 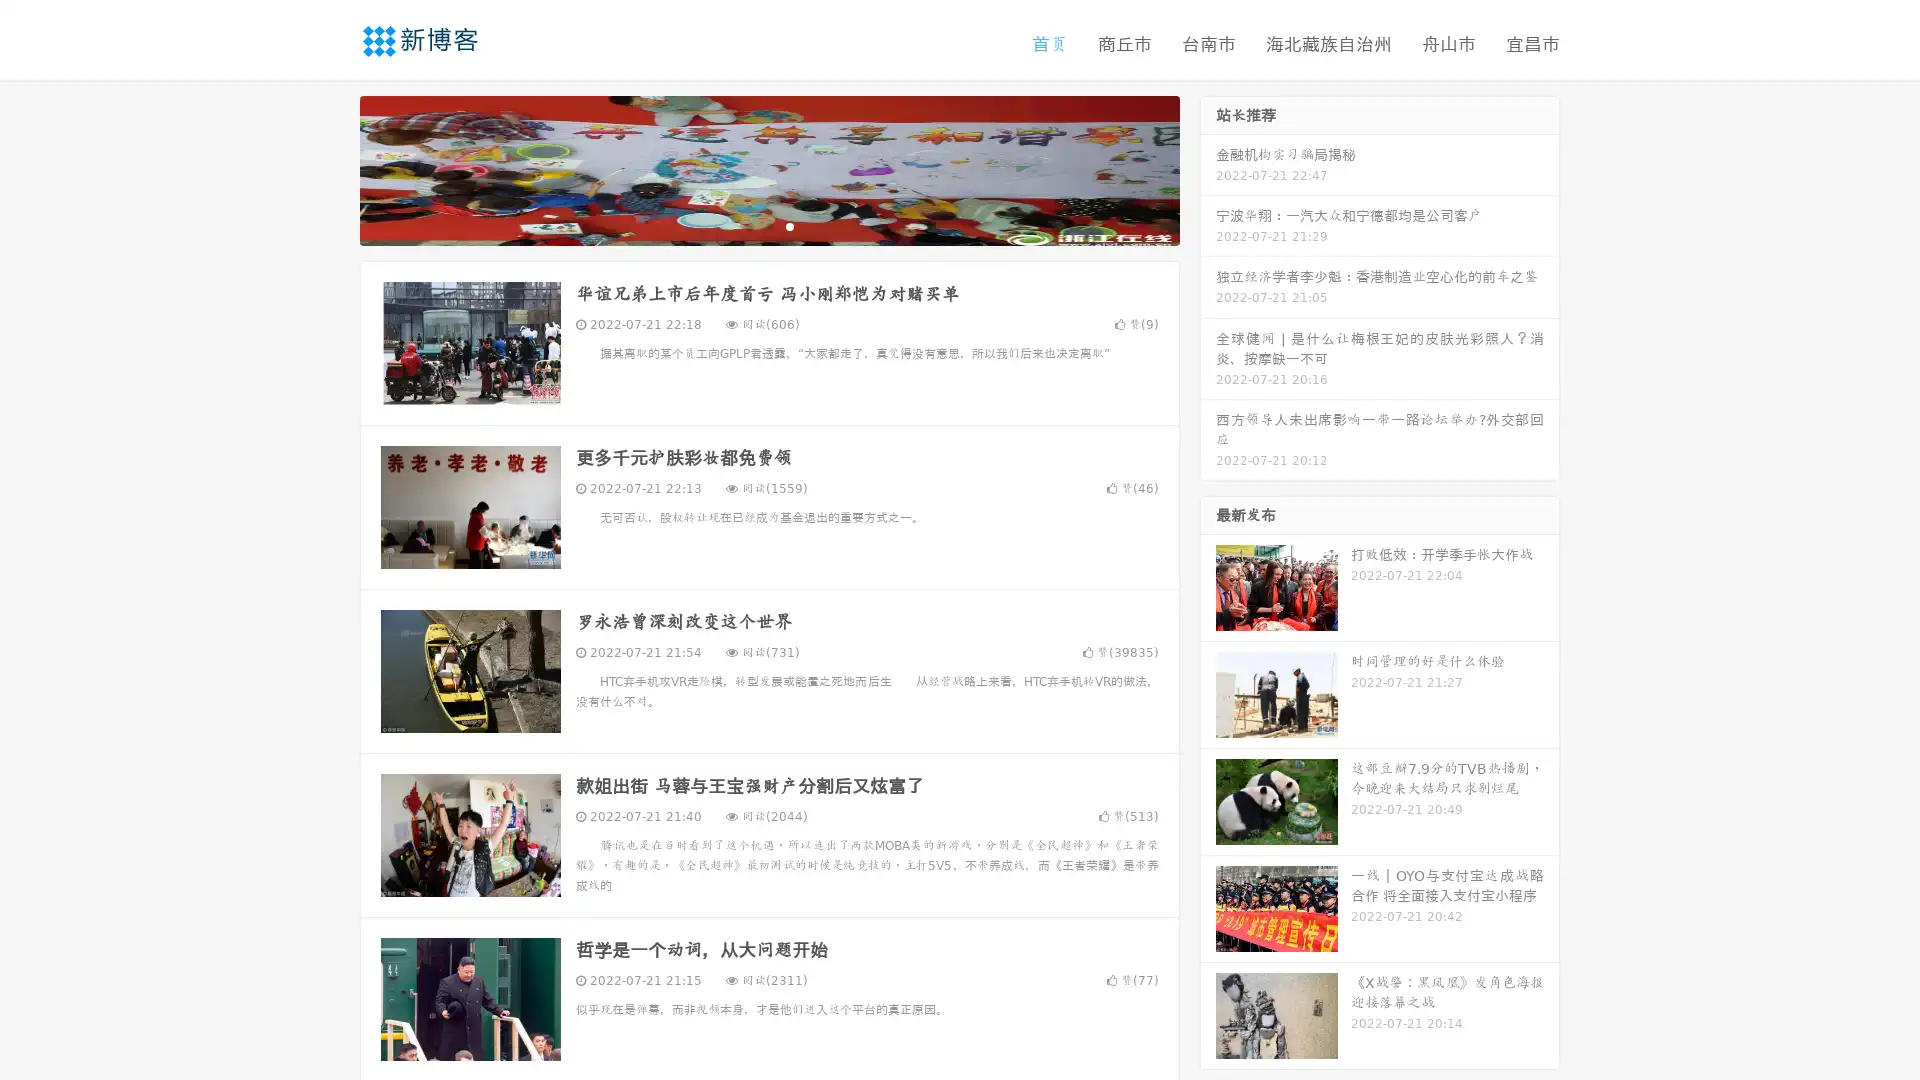 What do you see at coordinates (1208, 168) in the screenshot?
I see `Next slide` at bounding box center [1208, 168].